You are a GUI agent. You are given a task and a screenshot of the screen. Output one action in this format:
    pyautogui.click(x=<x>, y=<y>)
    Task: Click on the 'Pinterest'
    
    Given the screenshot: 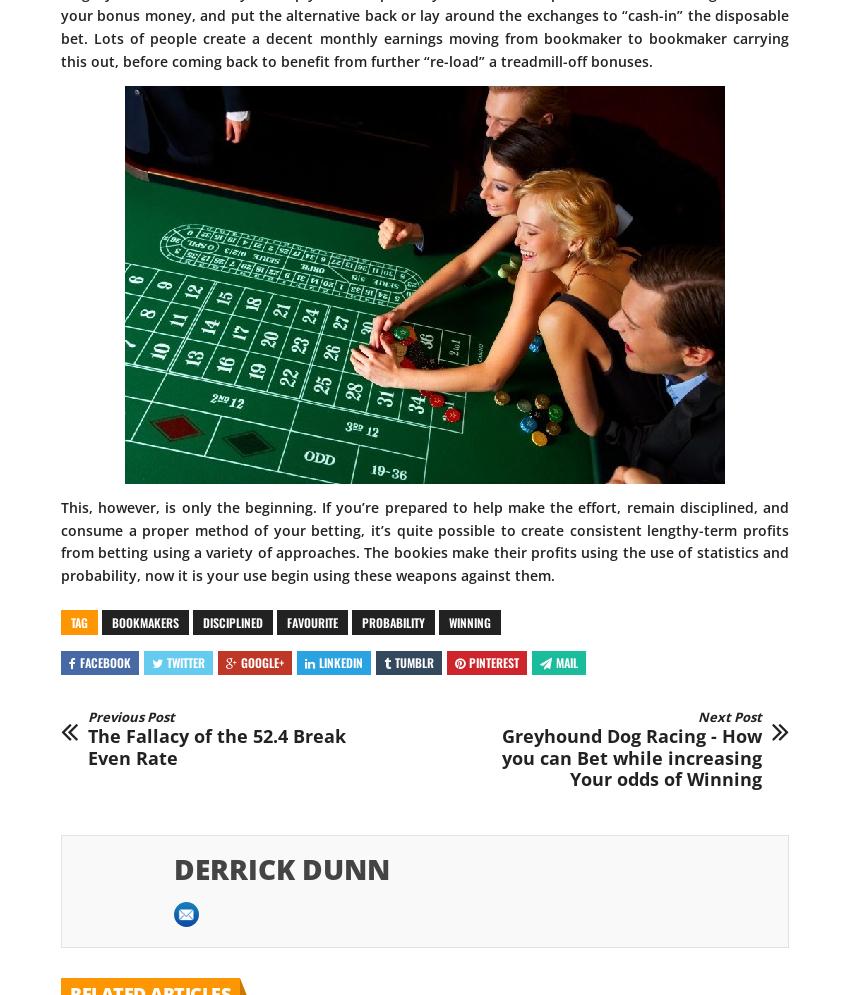 What is the action you would take?
    pyautogui.click(x=469, y=660)
    